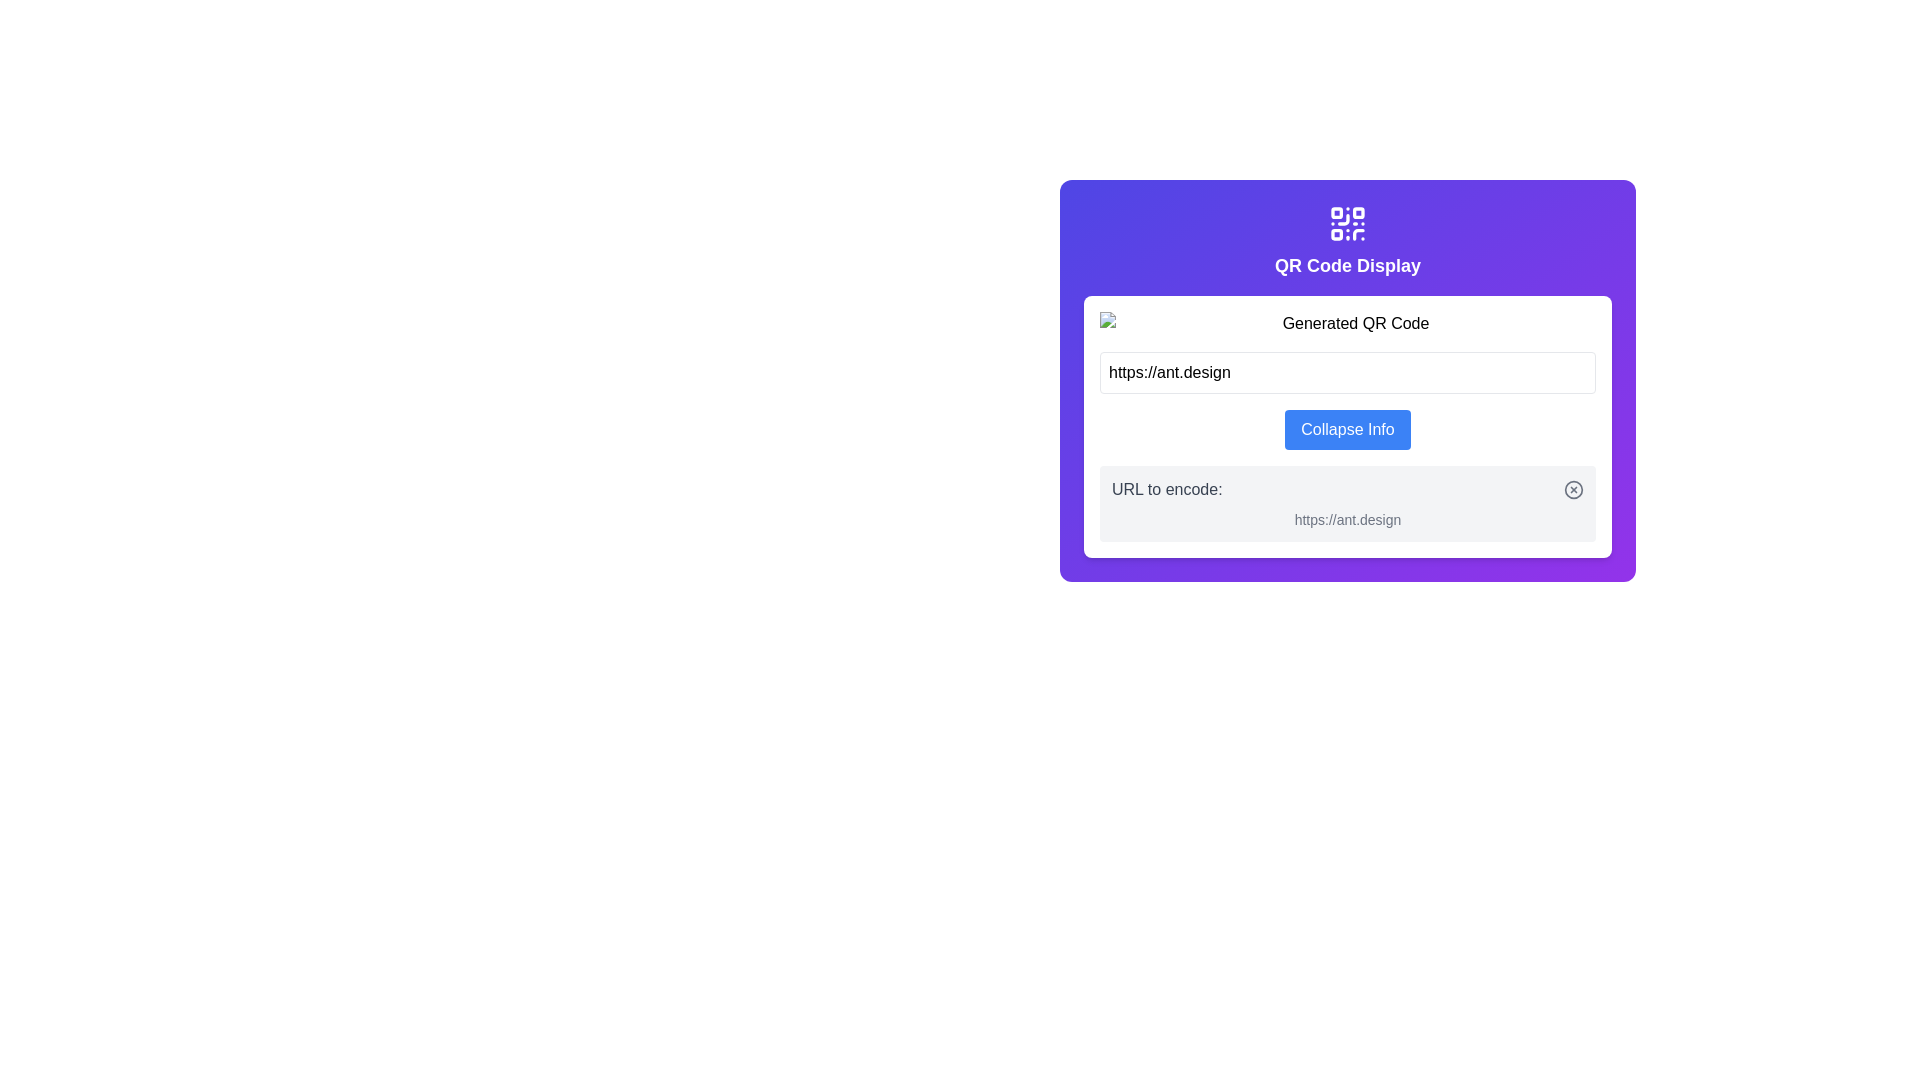 The image size is (1920, 1080). I want to click on the decorative QR code icon located at the top of the interface in the 'QR Code Display' section, so click(1348, 223).